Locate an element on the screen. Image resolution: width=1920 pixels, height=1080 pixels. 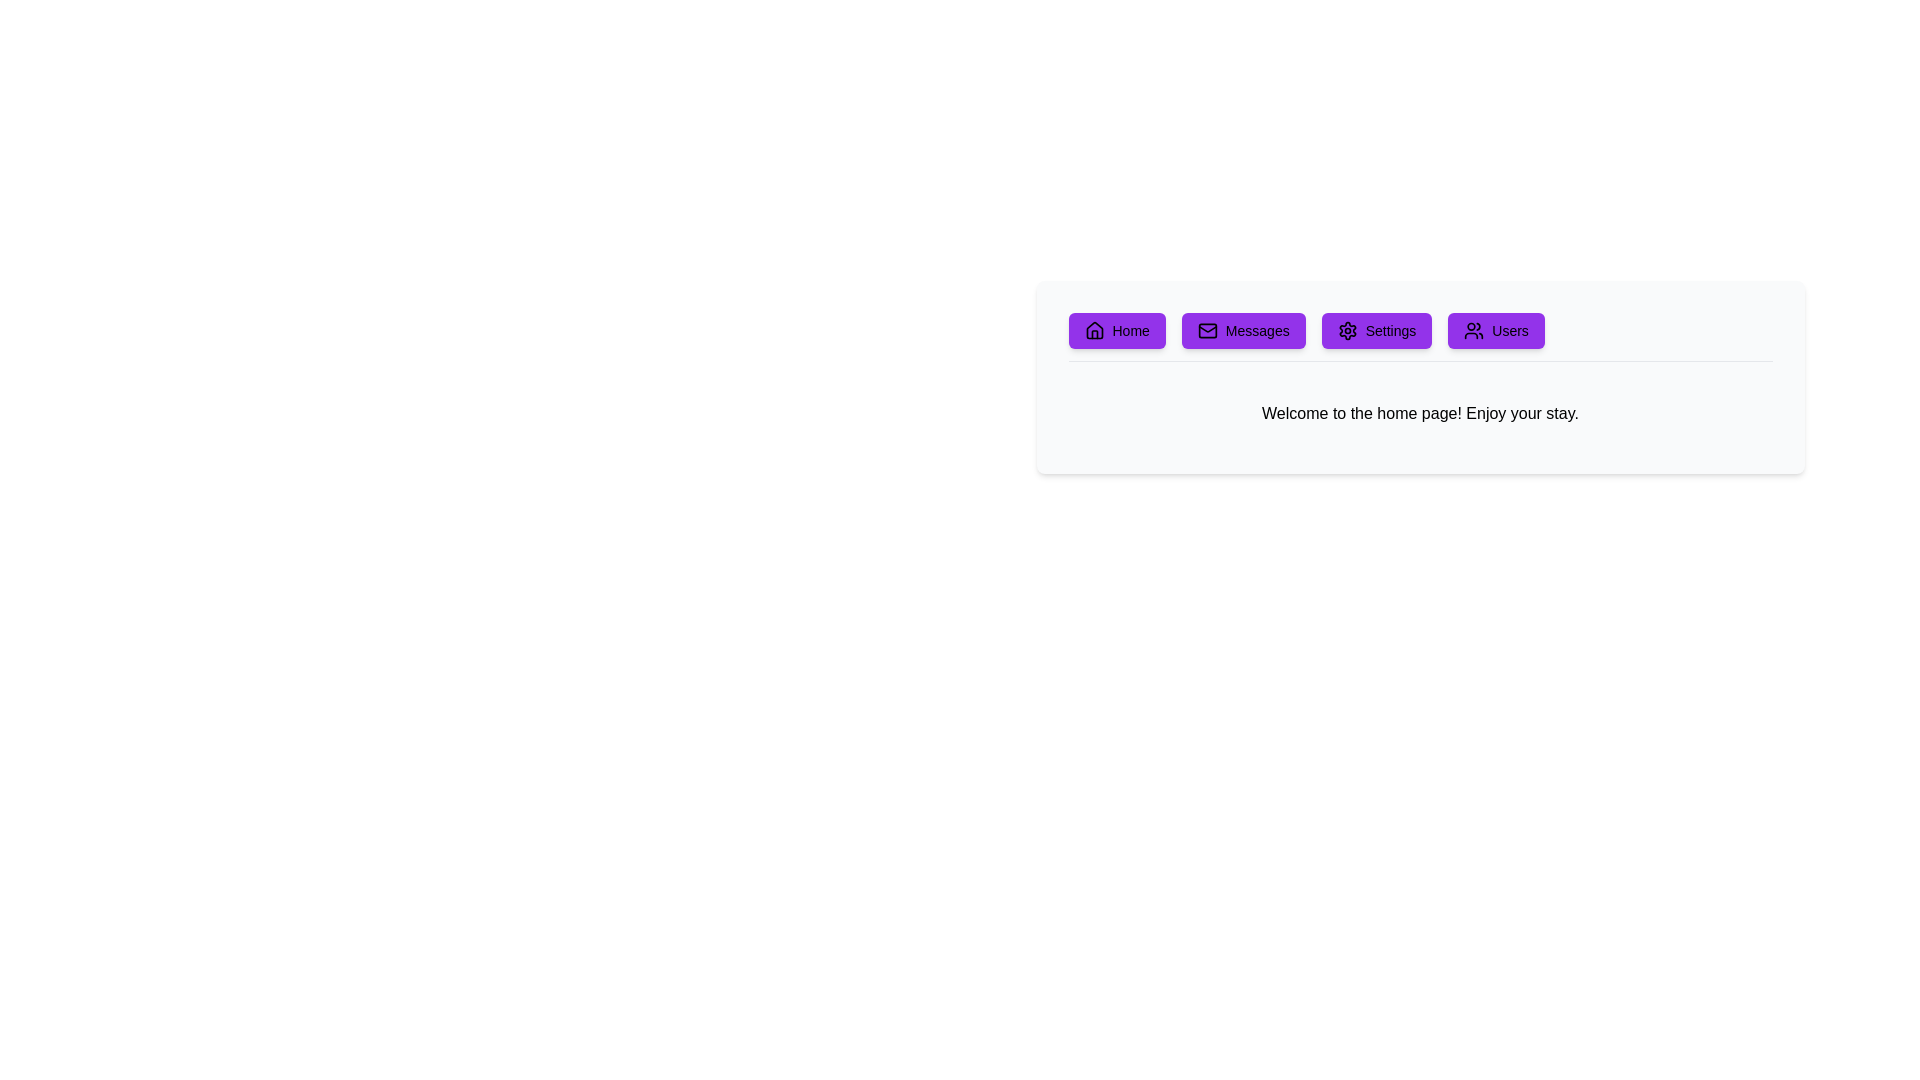
the 'Messages' button, which is a rounded rectangular button with a purple background and white text is located at coordinates (1242, 330).